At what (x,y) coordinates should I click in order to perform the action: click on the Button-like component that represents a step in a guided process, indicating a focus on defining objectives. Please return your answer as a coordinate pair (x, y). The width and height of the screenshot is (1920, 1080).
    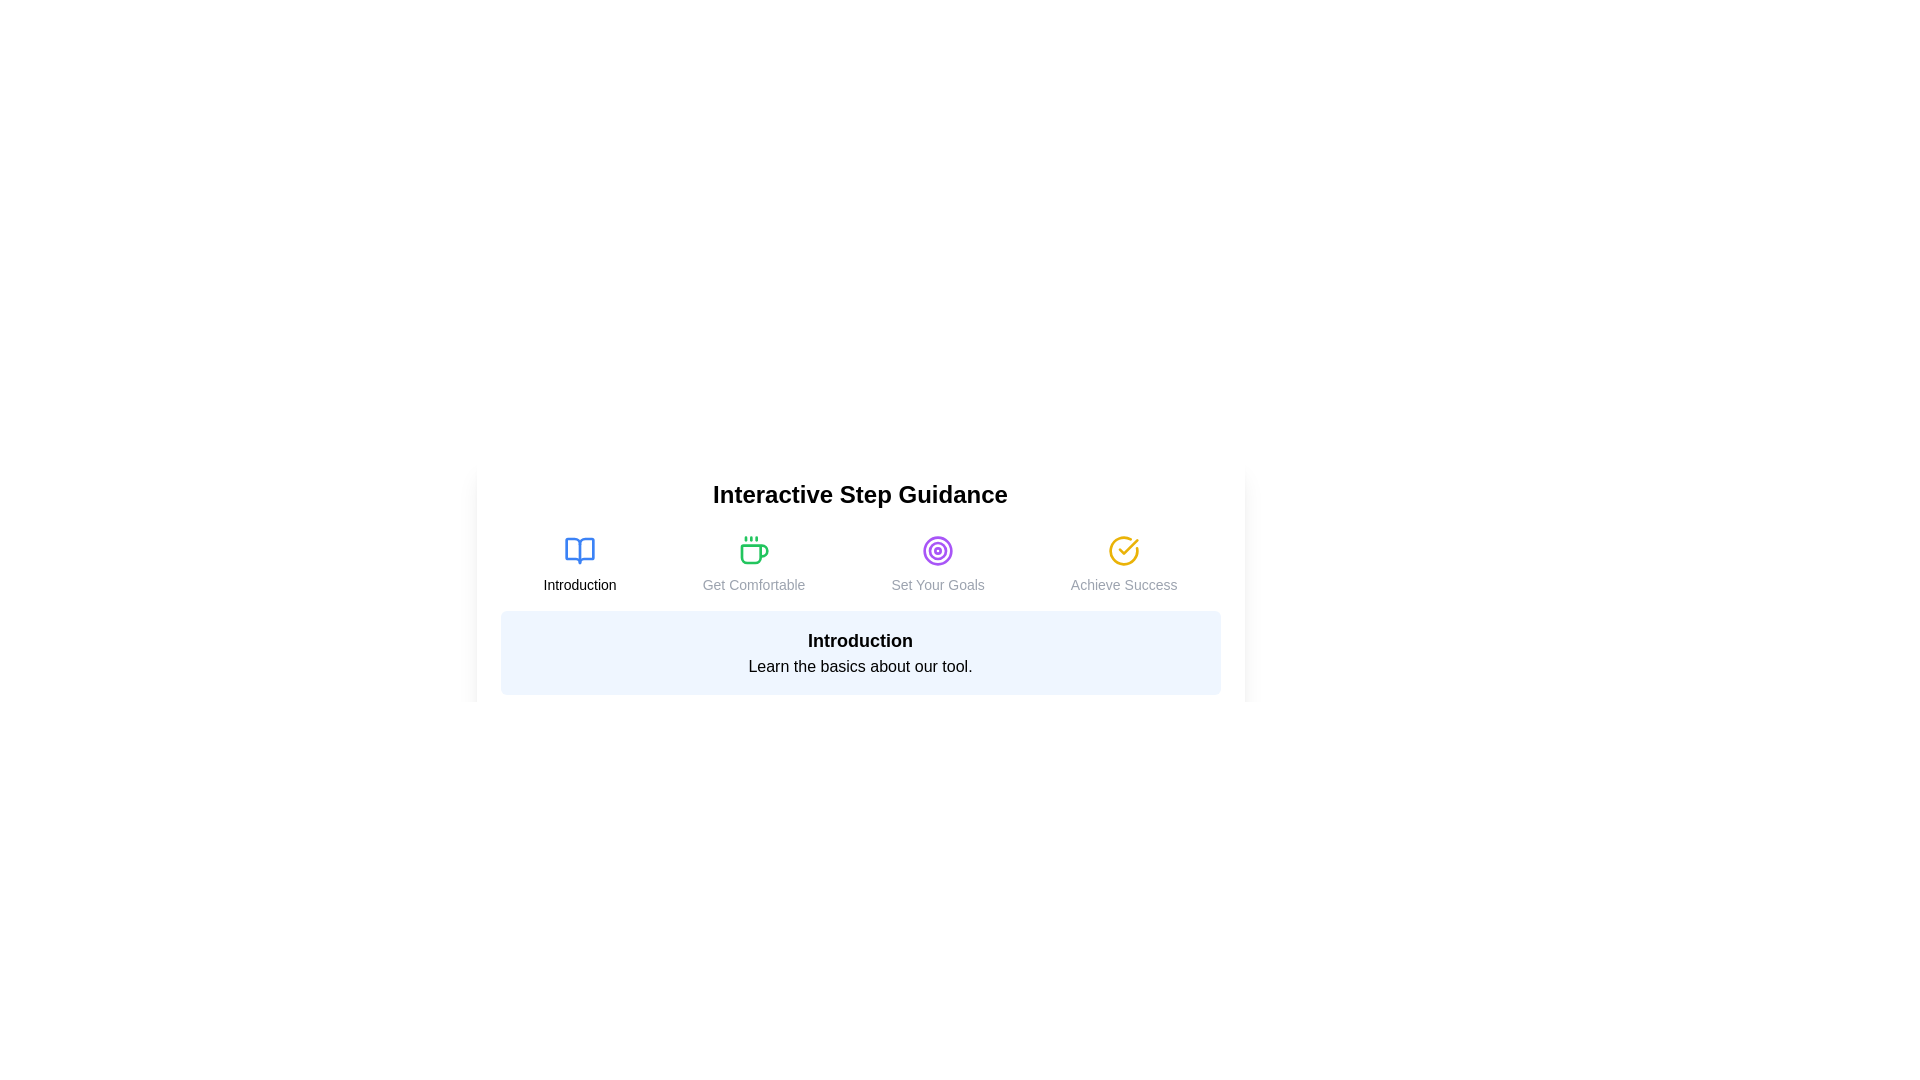
    Looking at the image, I should click on (937, 564).